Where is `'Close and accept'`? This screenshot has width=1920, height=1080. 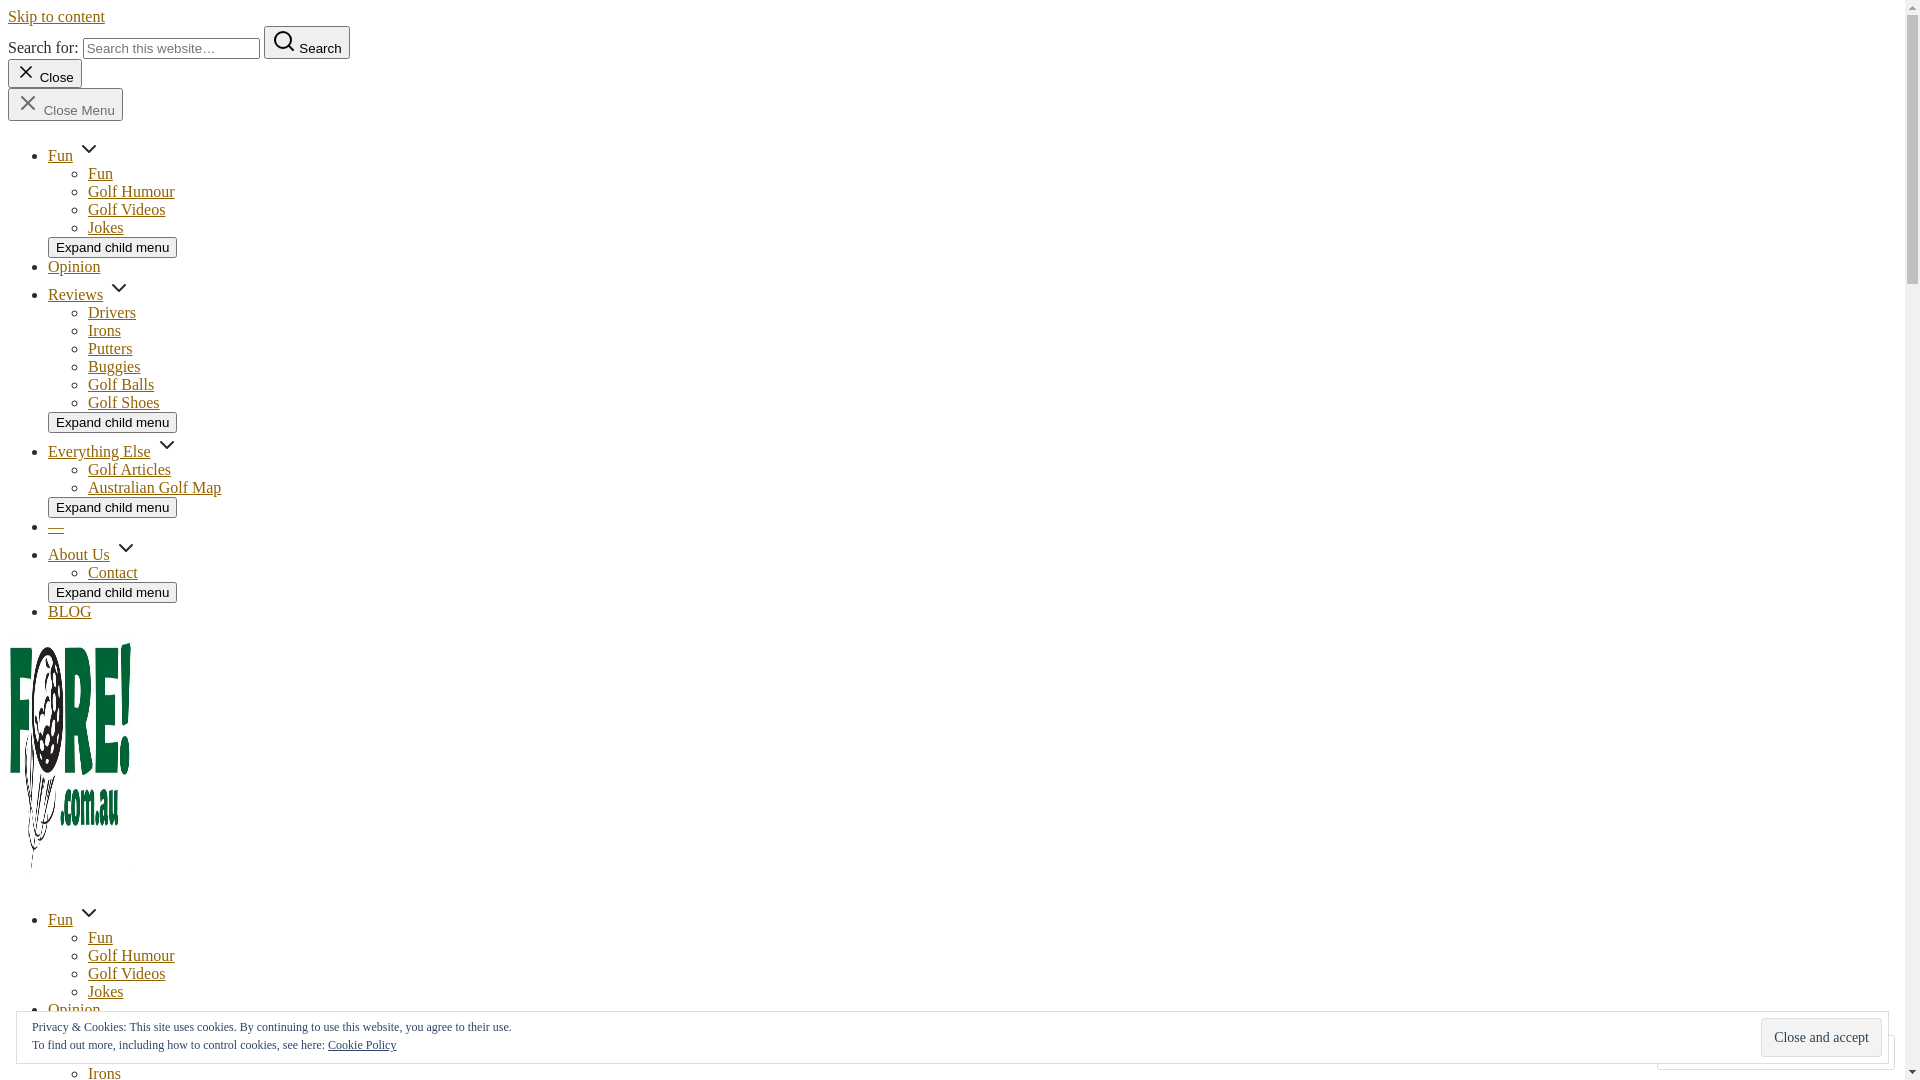 'Close and accept' is located at coordinates (1761, 1036).